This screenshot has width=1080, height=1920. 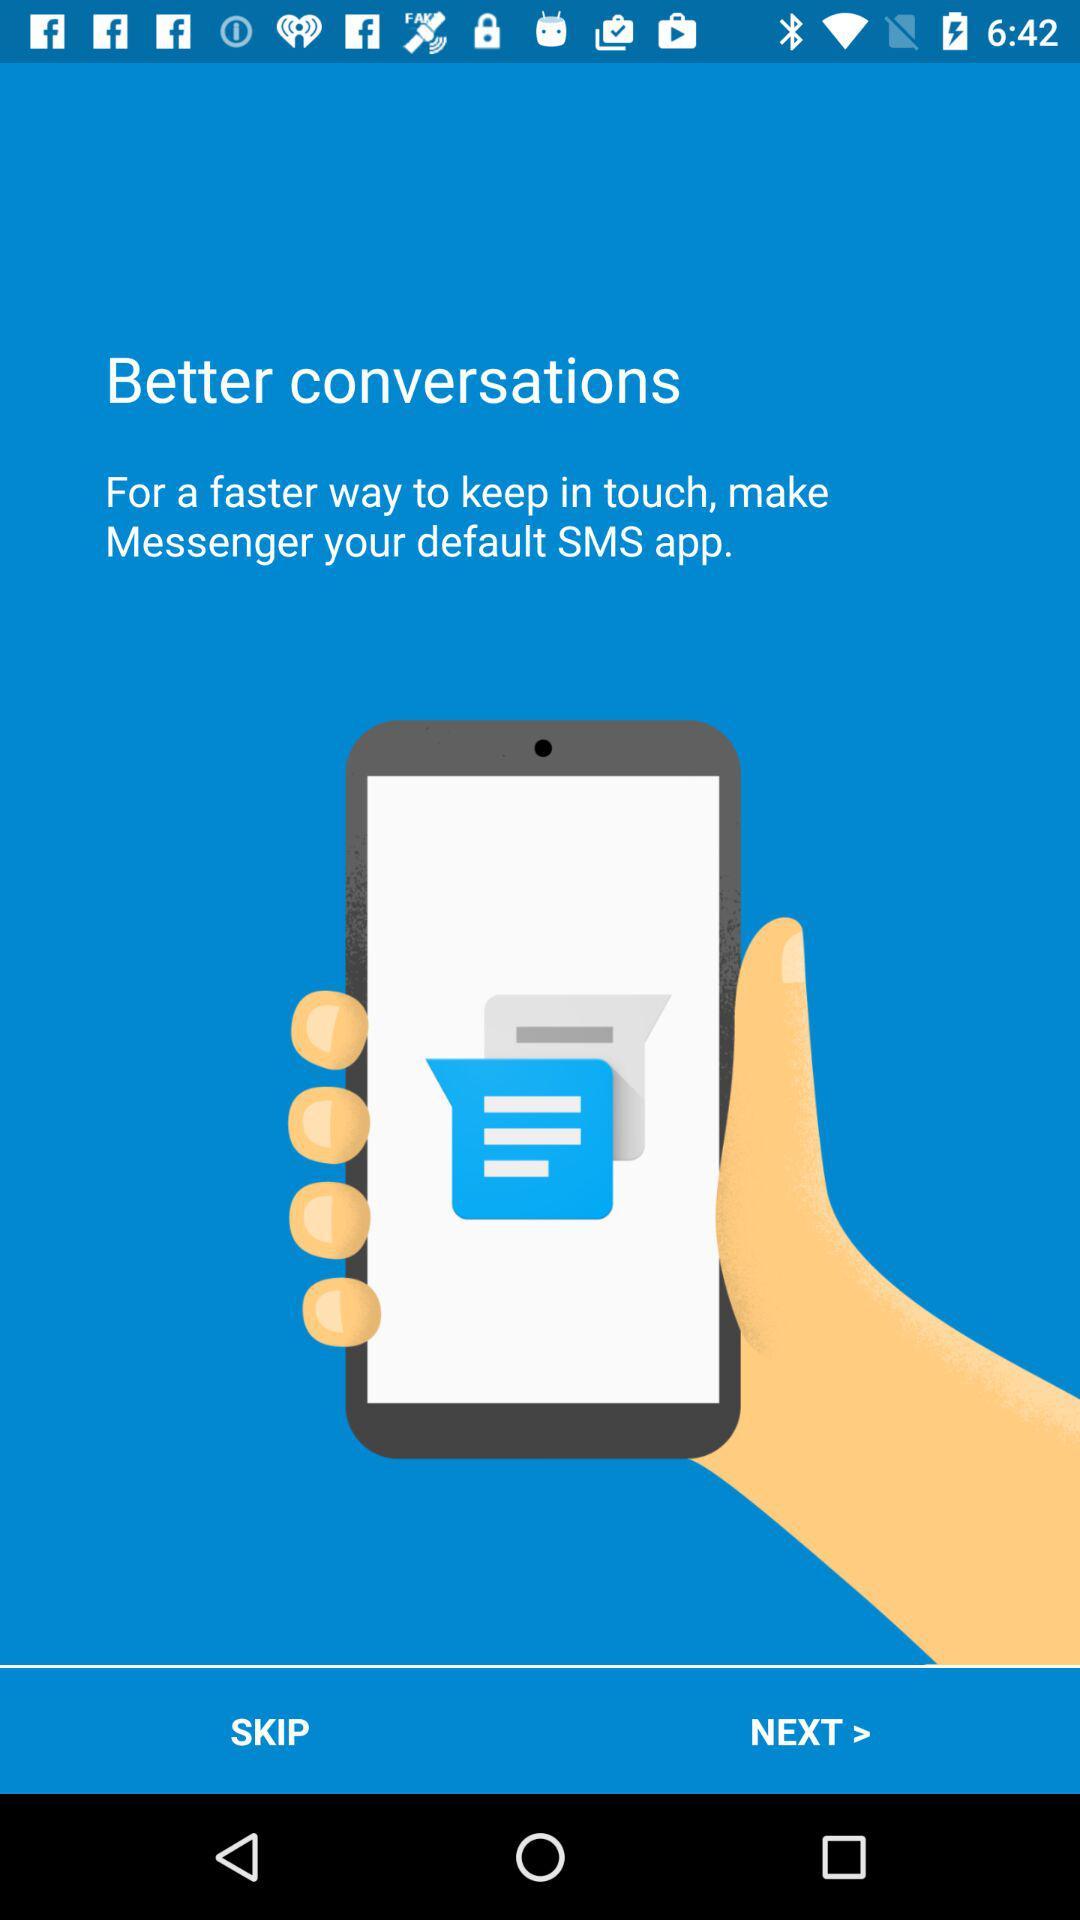 I want to click on the icon to the right of the skip, so click(x=810, y=1730).